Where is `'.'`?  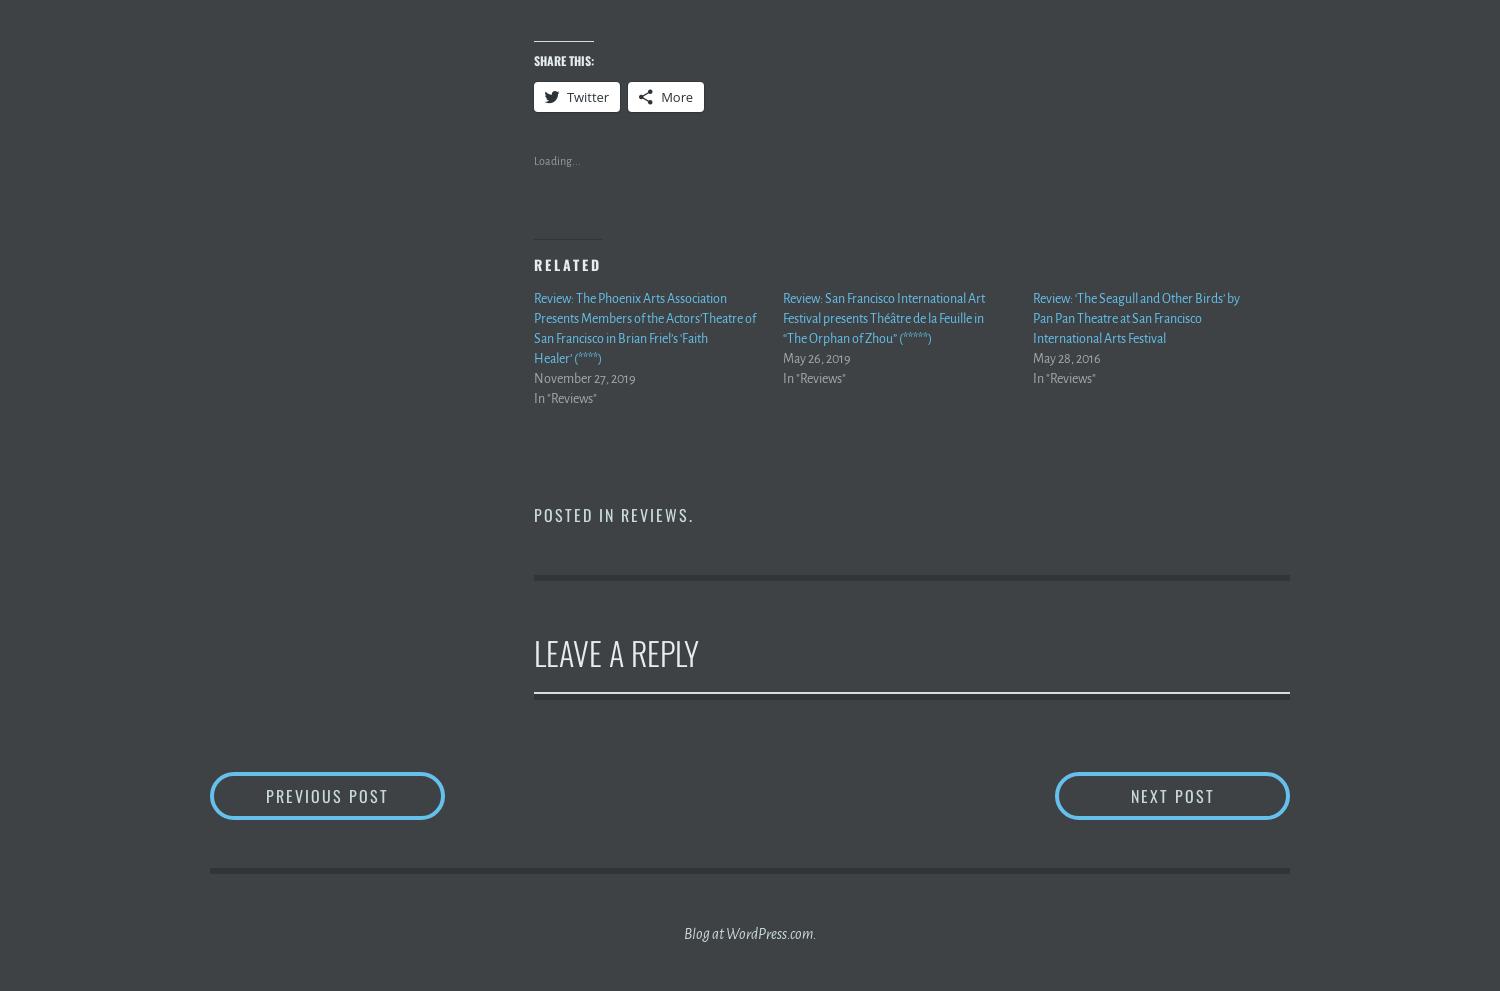
'.' is located at coordinates (690, 514).